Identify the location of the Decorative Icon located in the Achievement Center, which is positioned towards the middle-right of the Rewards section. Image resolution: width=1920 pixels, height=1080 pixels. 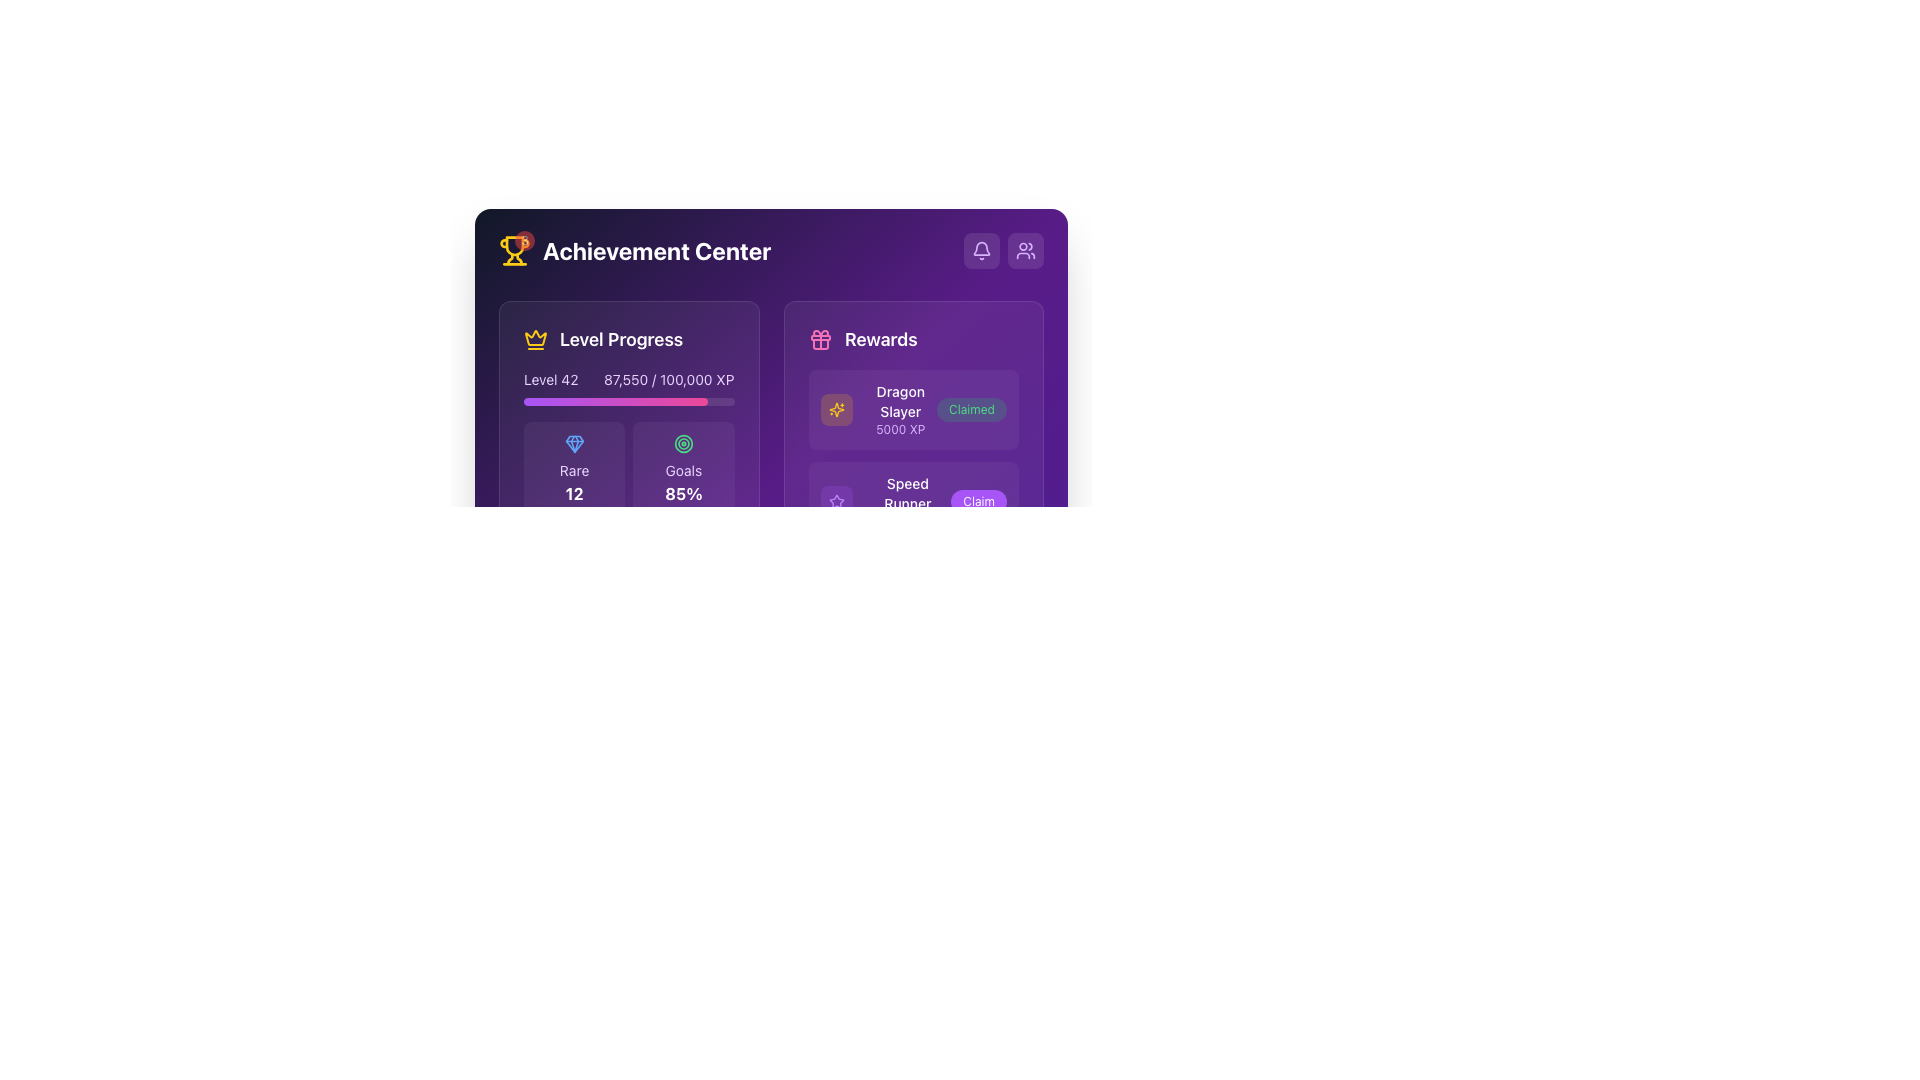
(836, 408).